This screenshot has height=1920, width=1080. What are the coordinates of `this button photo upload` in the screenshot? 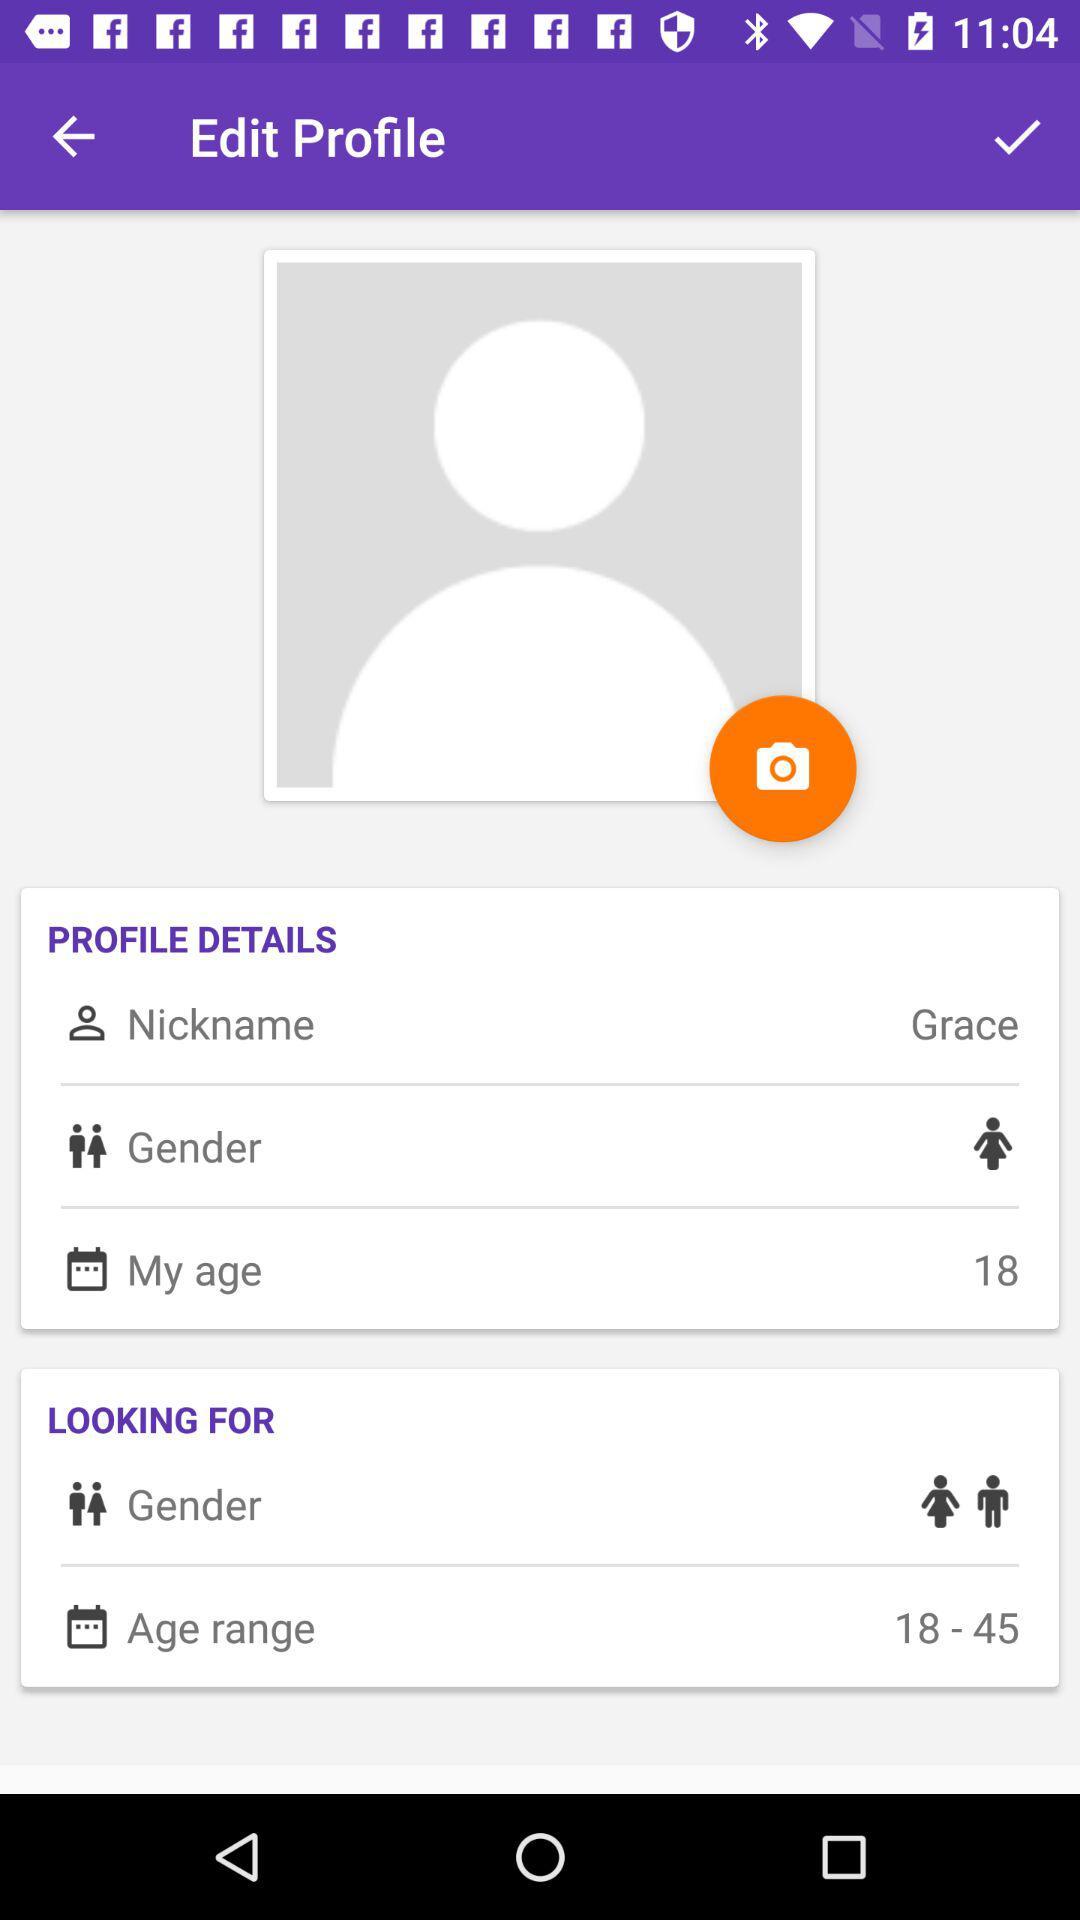 It's located at (782, 767).